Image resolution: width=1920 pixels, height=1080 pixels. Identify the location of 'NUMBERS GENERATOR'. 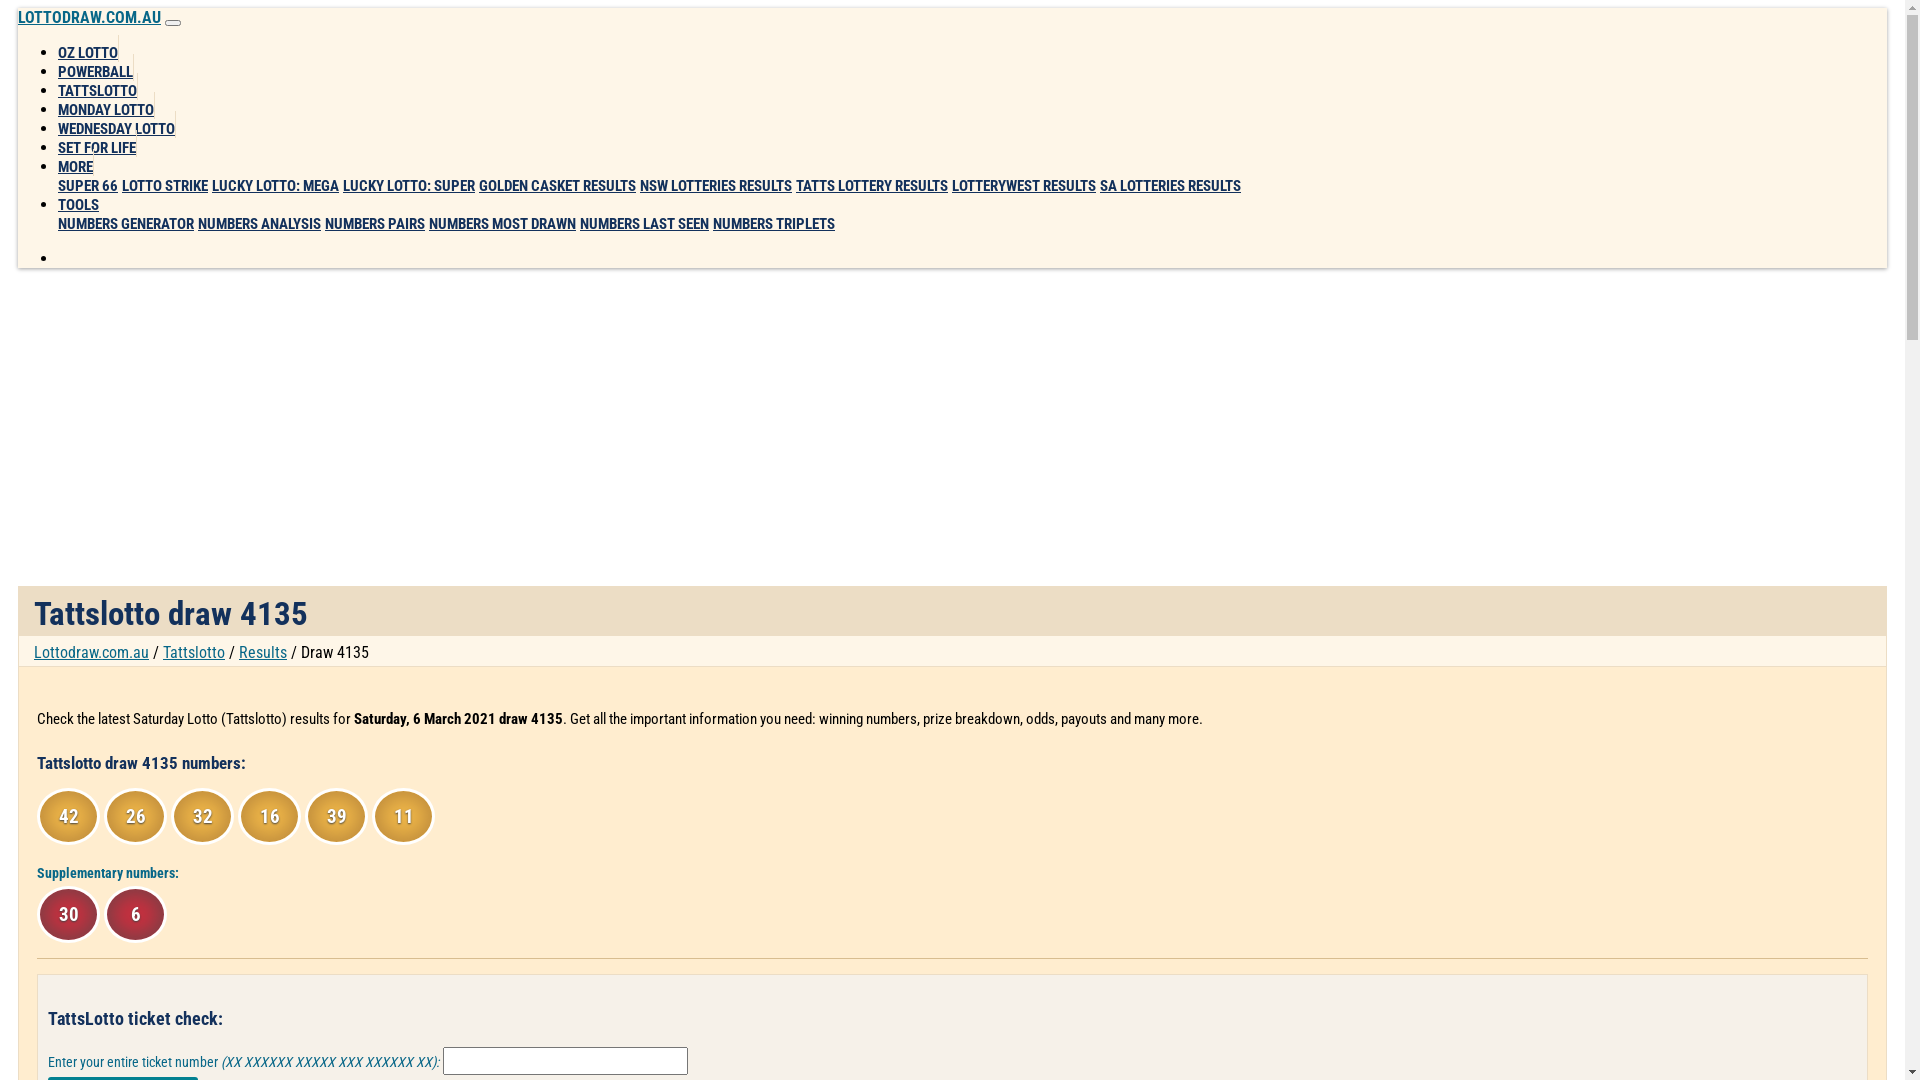
(124, 223).